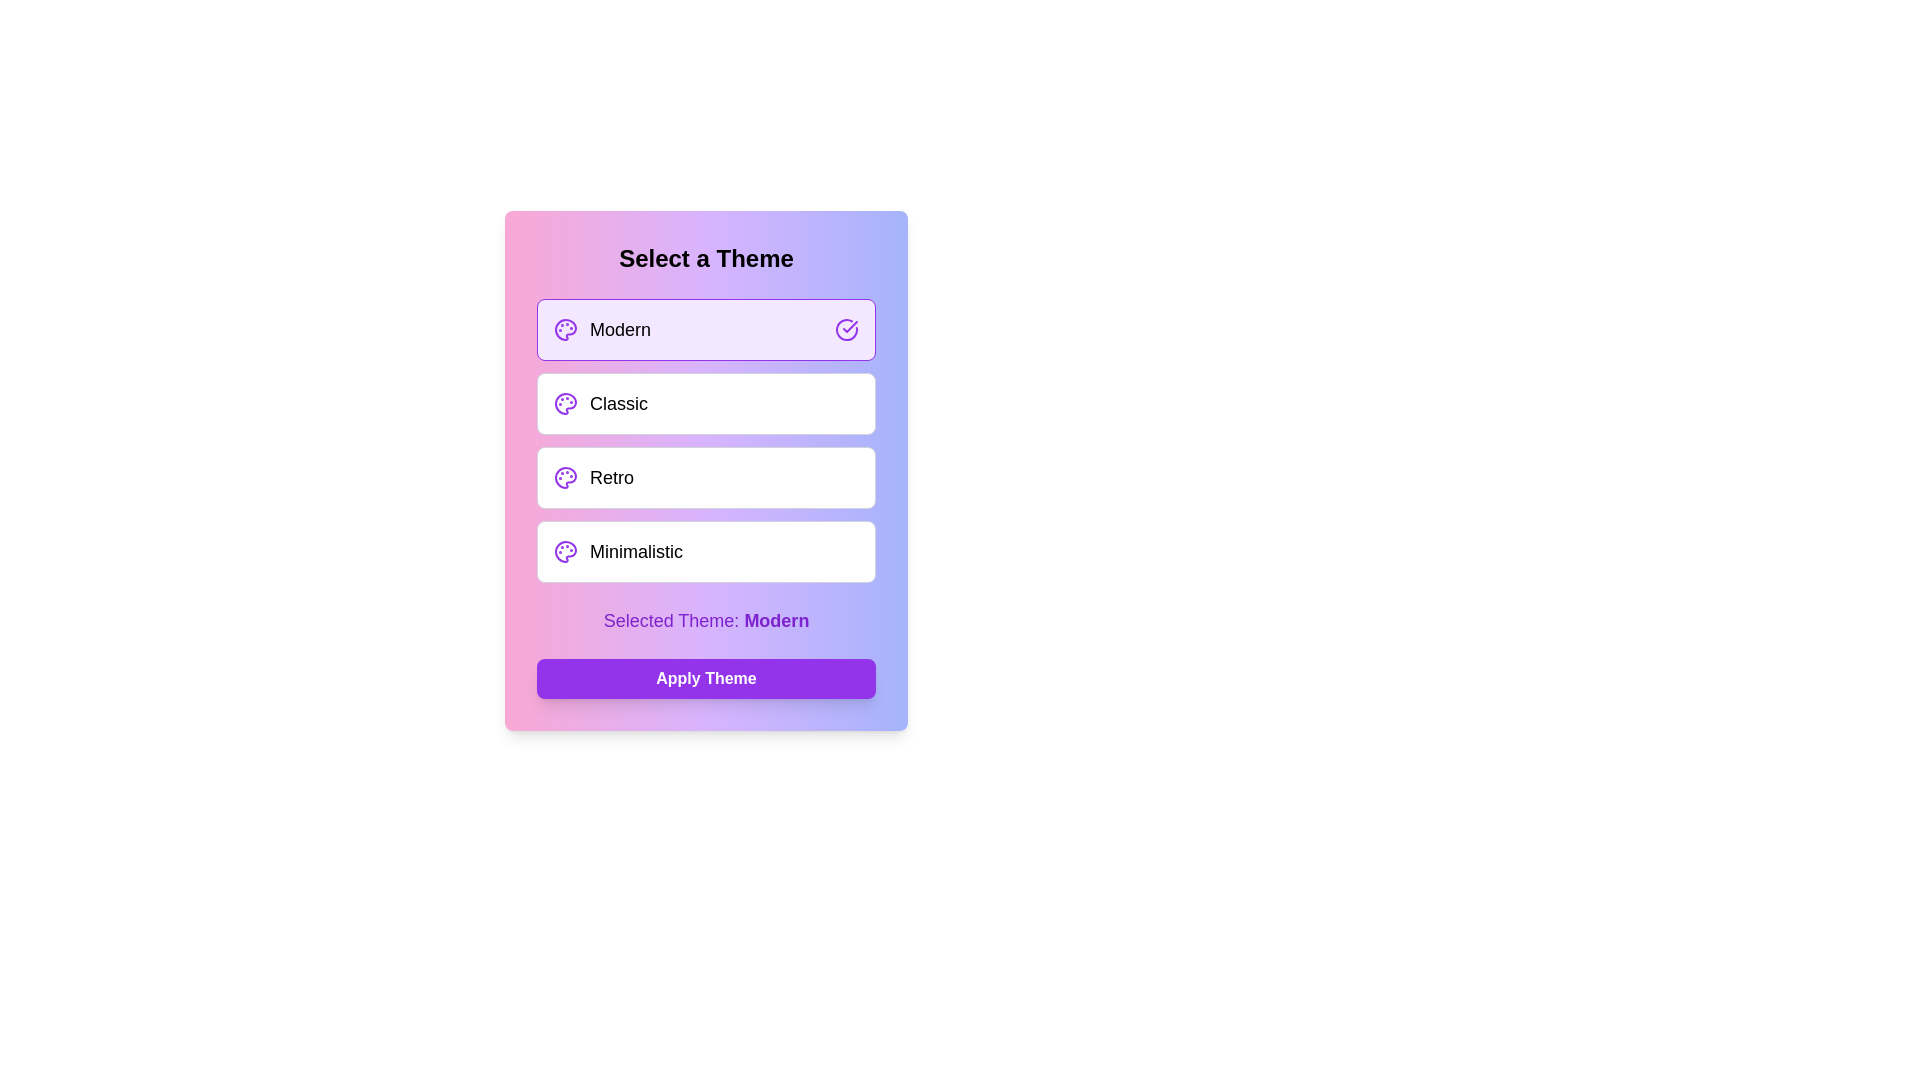 Image resolution: width=1920 pixels, height=1080 pixels. What do you see at coordinates (846, 329) in the screenshot?
I see `the Checkmark Confirmation icon indicating that the 'Modern' theme has been selected in the 'Select a Theme' menu` at bounding box center [846, 329].